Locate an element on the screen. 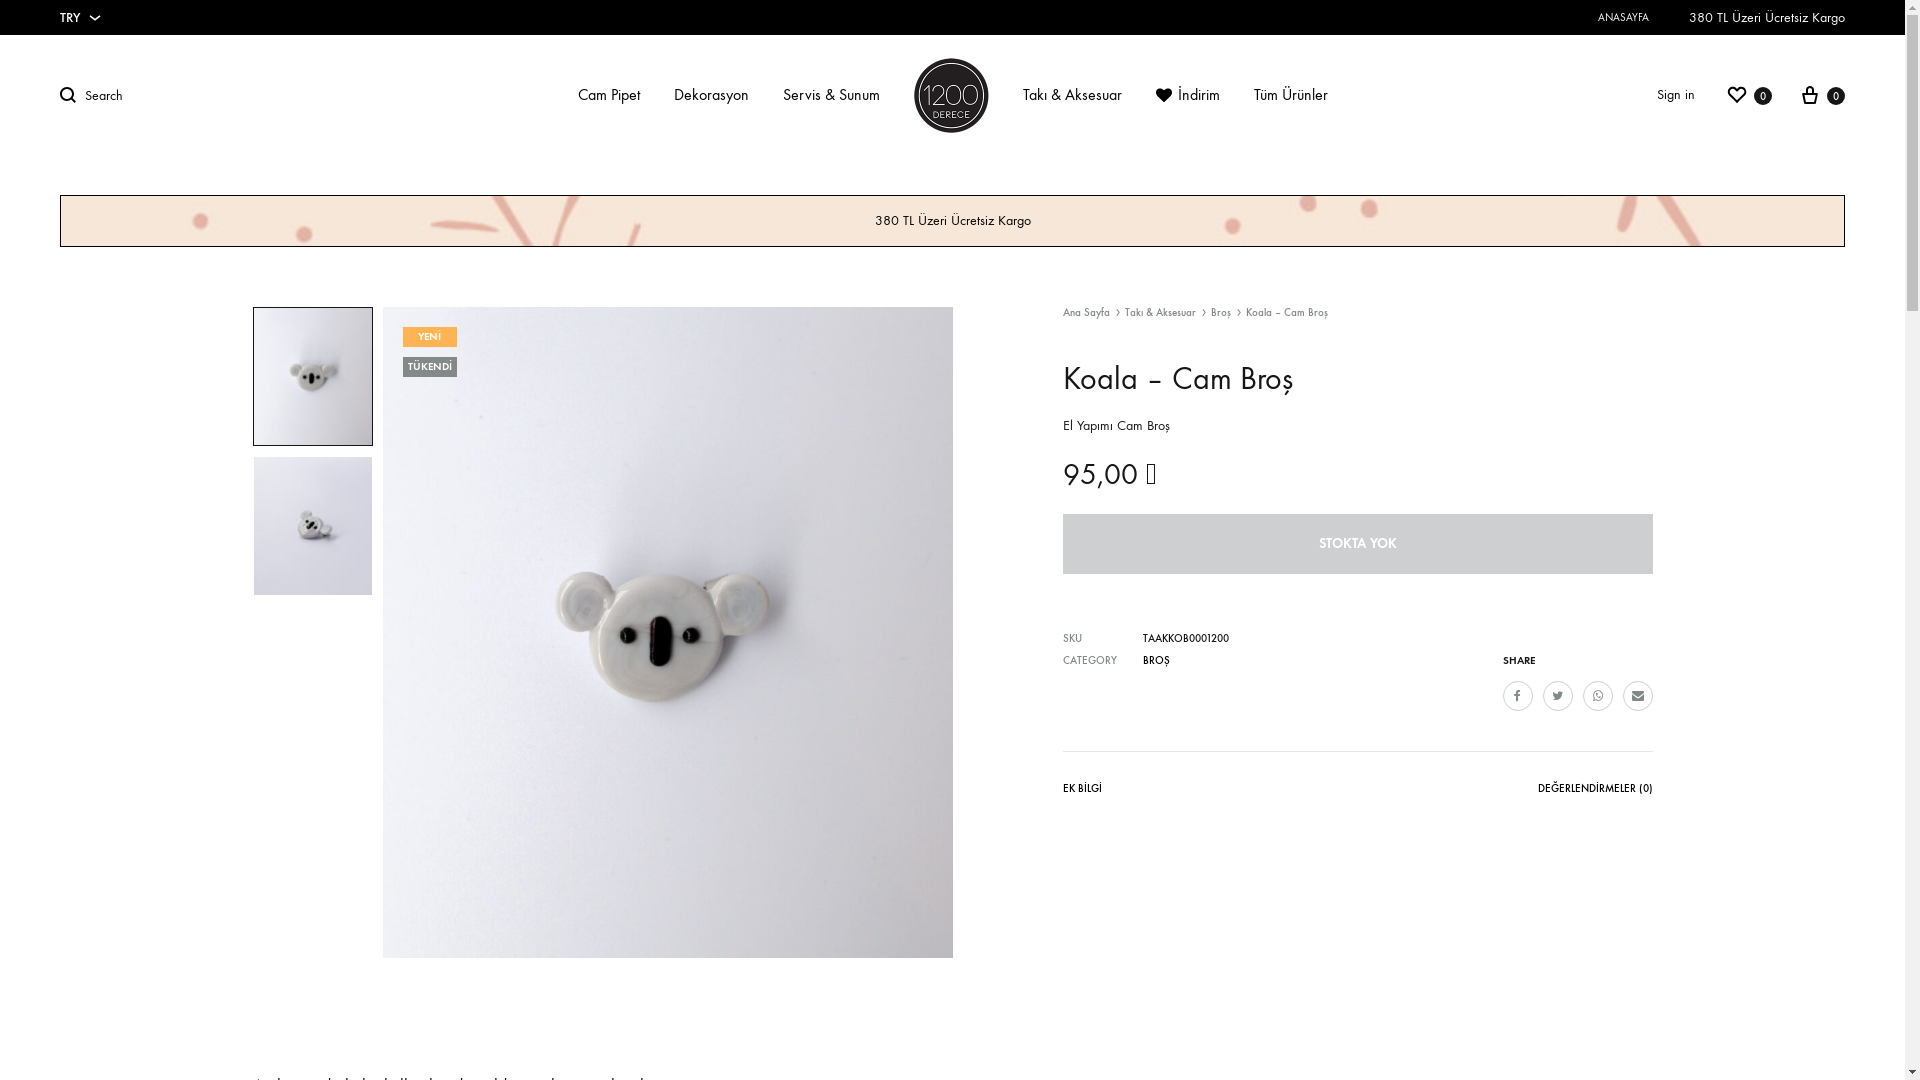 Image resolution: width=1920 pixels, height=1080 pixels. 'koala-pin-1' is located at coordinates (667, 632).